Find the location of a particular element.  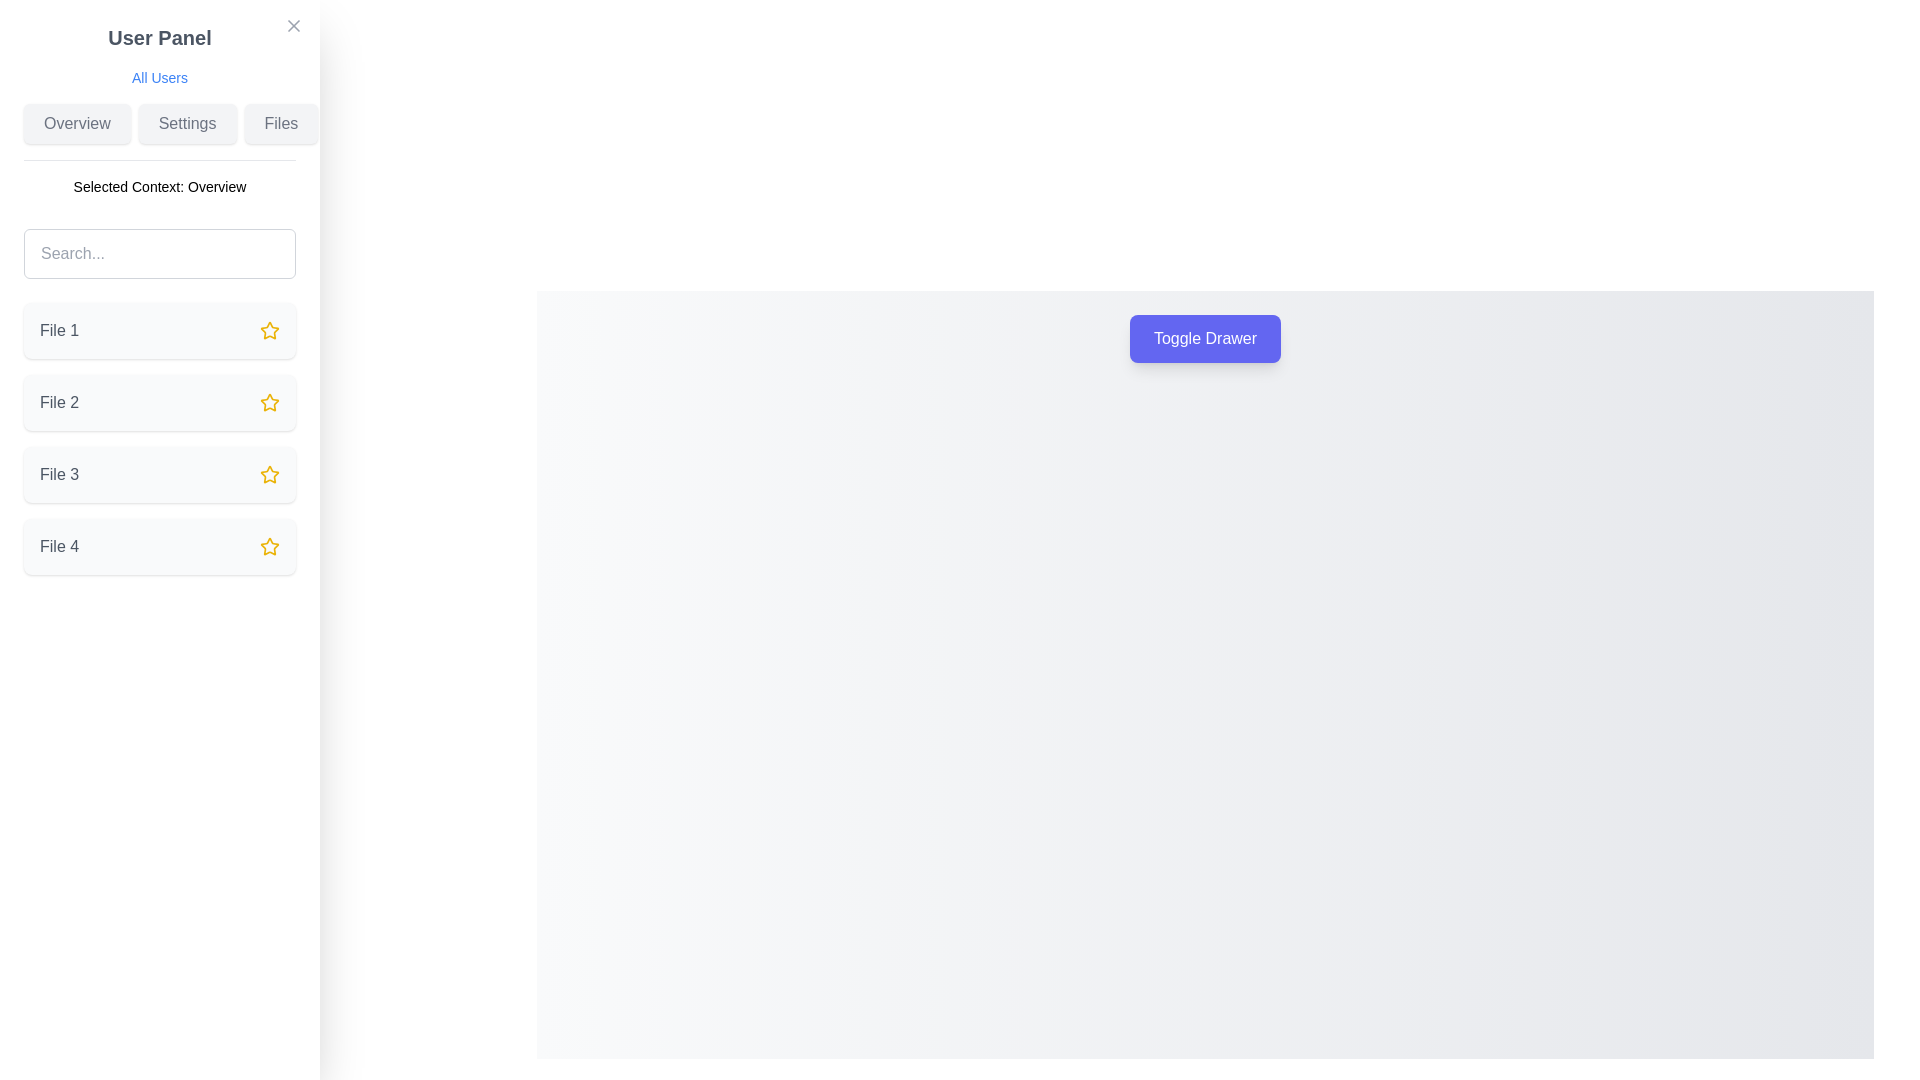

the Text label representing 'File 1' in the first list item of the vertical menu on the left side of the interface is located at coordinates (59, 330).